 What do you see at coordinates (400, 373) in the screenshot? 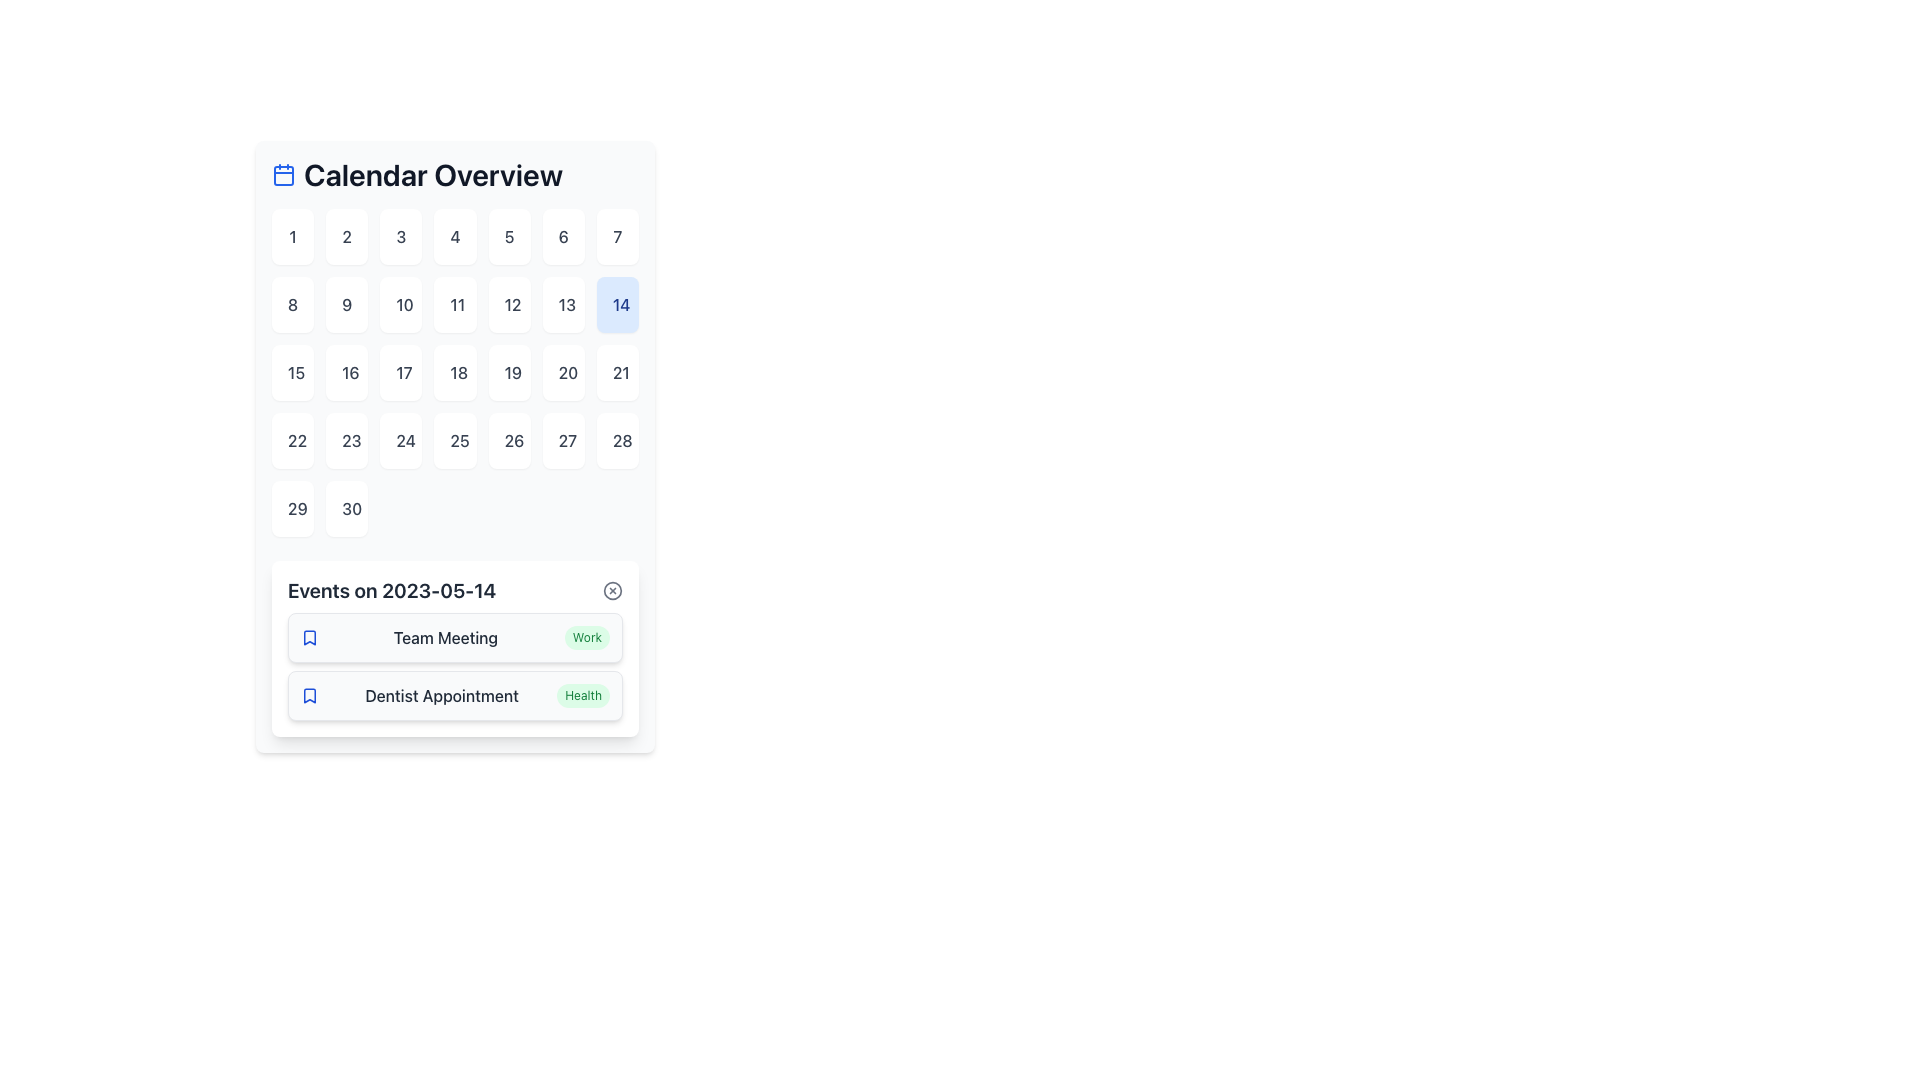
I see `the button labeled '17'` at bounding box center [400, 373].